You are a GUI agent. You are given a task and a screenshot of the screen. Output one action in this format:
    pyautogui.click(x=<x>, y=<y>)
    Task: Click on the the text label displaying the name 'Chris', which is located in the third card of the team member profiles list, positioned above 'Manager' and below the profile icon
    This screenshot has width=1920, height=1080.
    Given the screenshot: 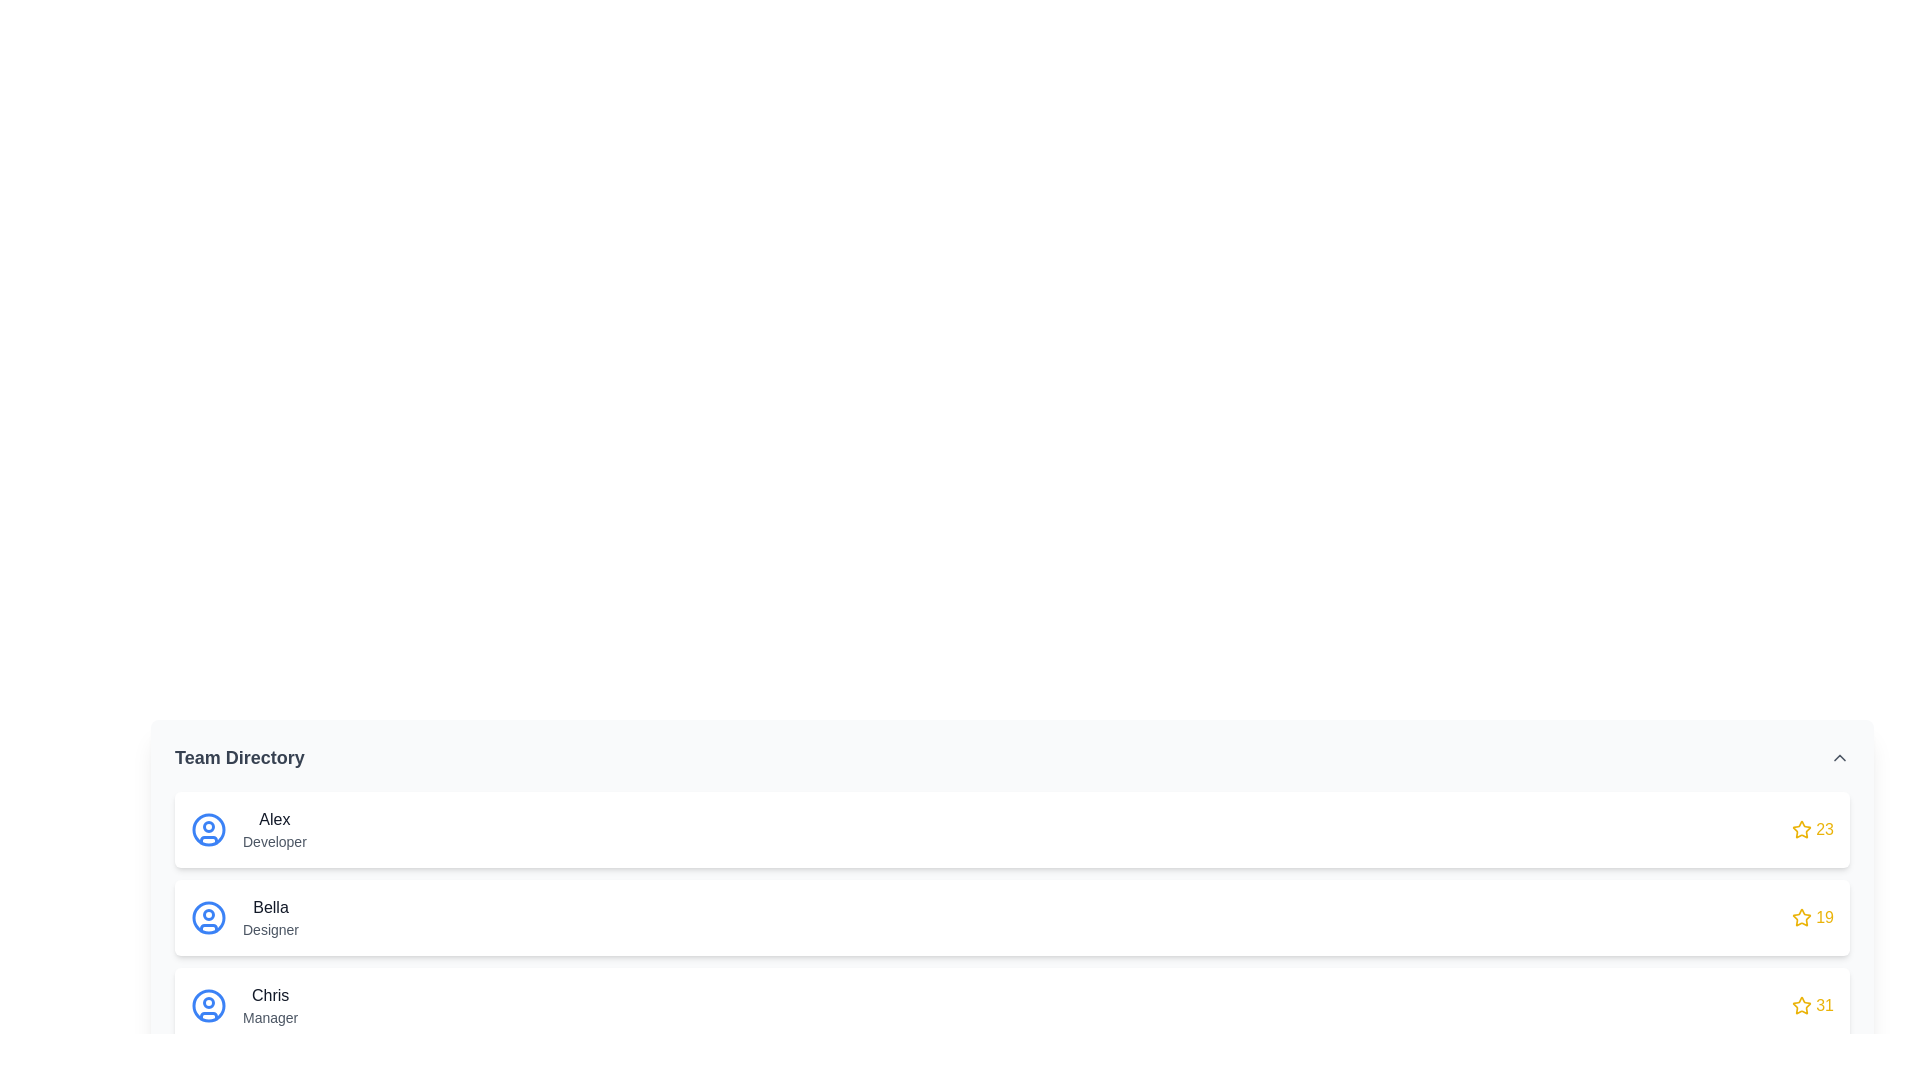 What is the action you would take?
    pyautogui.click(x=269, y=995)
    